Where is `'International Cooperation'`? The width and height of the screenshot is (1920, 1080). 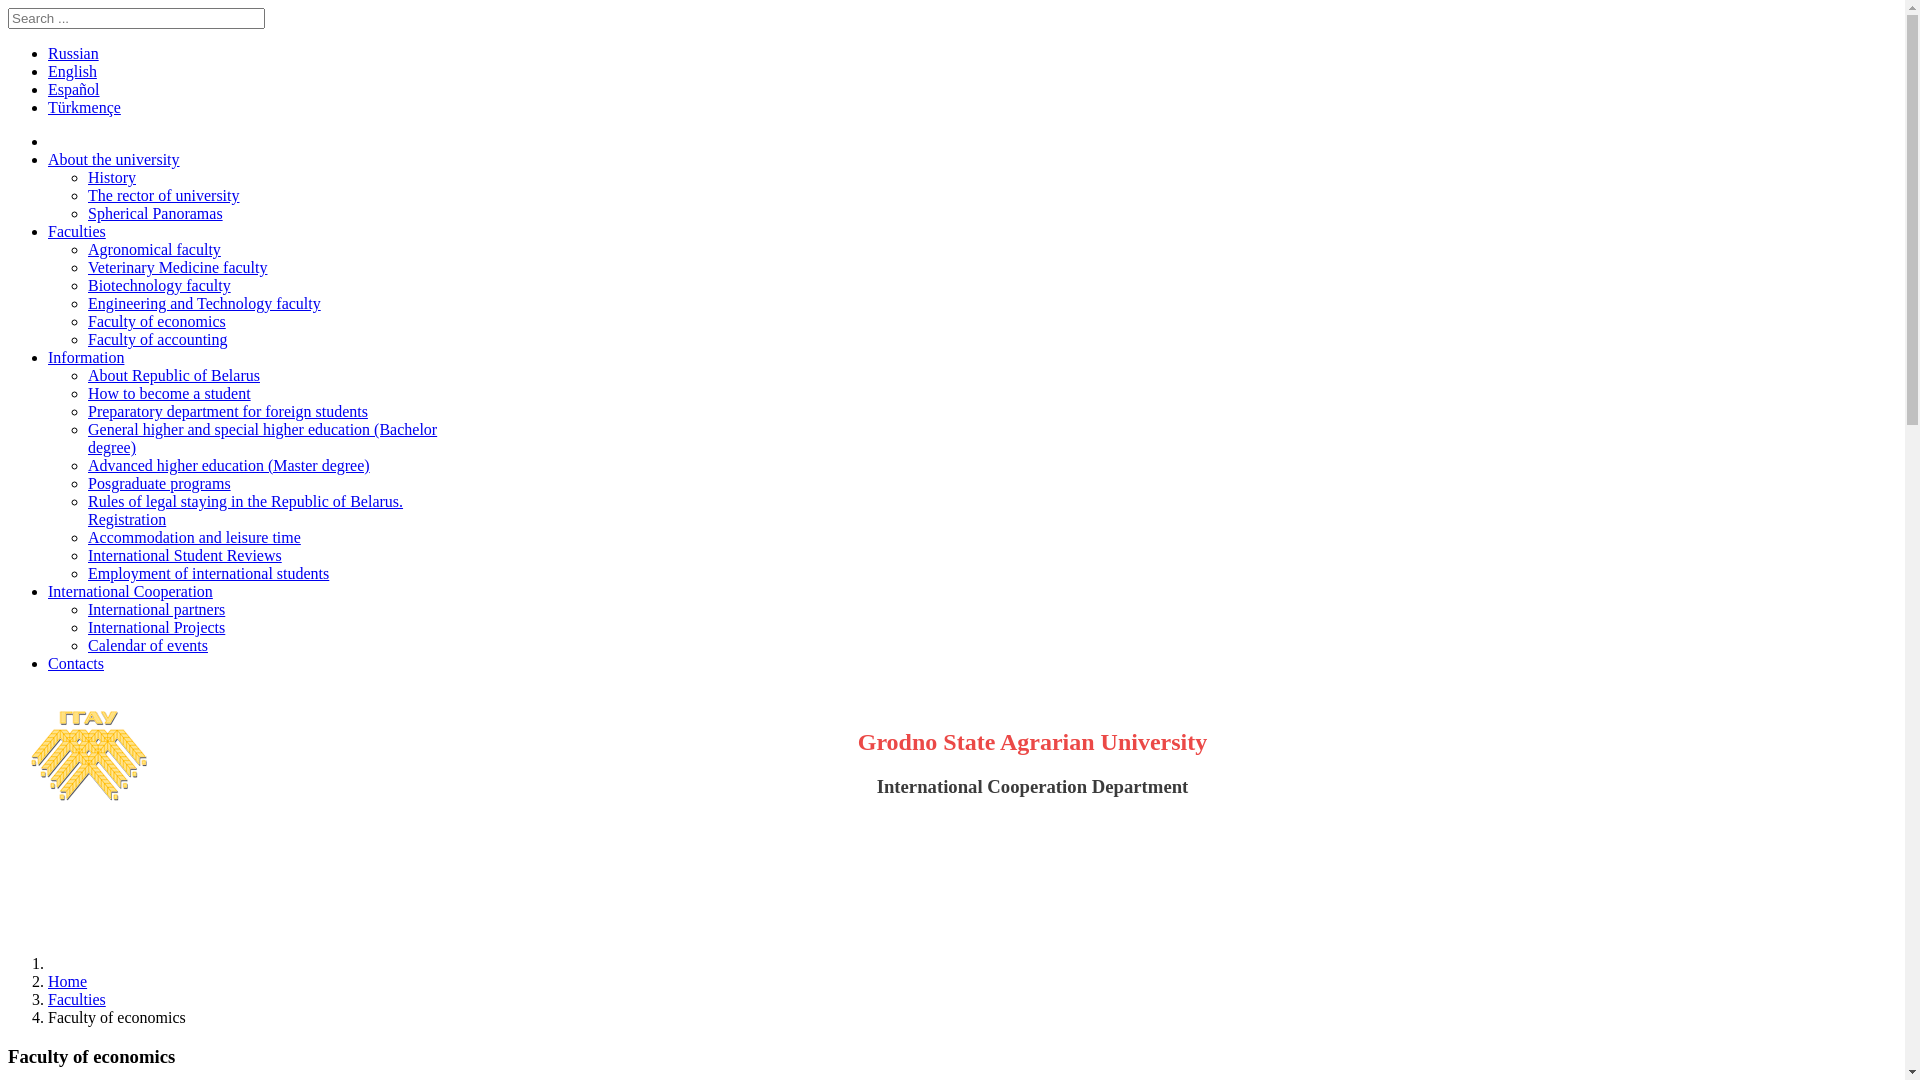
'International Cooperation' is located at coordinates (129, 590).